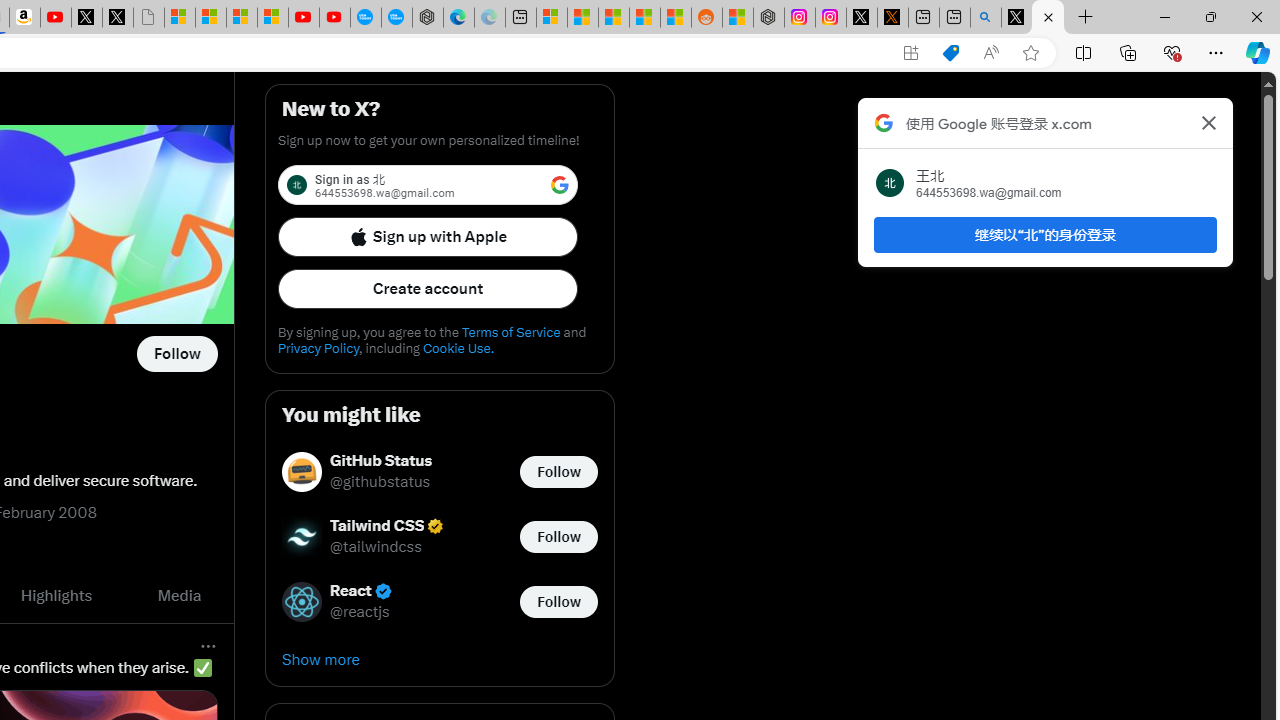 This screenshot has height=720, width=1280. Describe the element at coordinates (909, 52) in the screenshot. I see `'App available. Install X'` at that location.